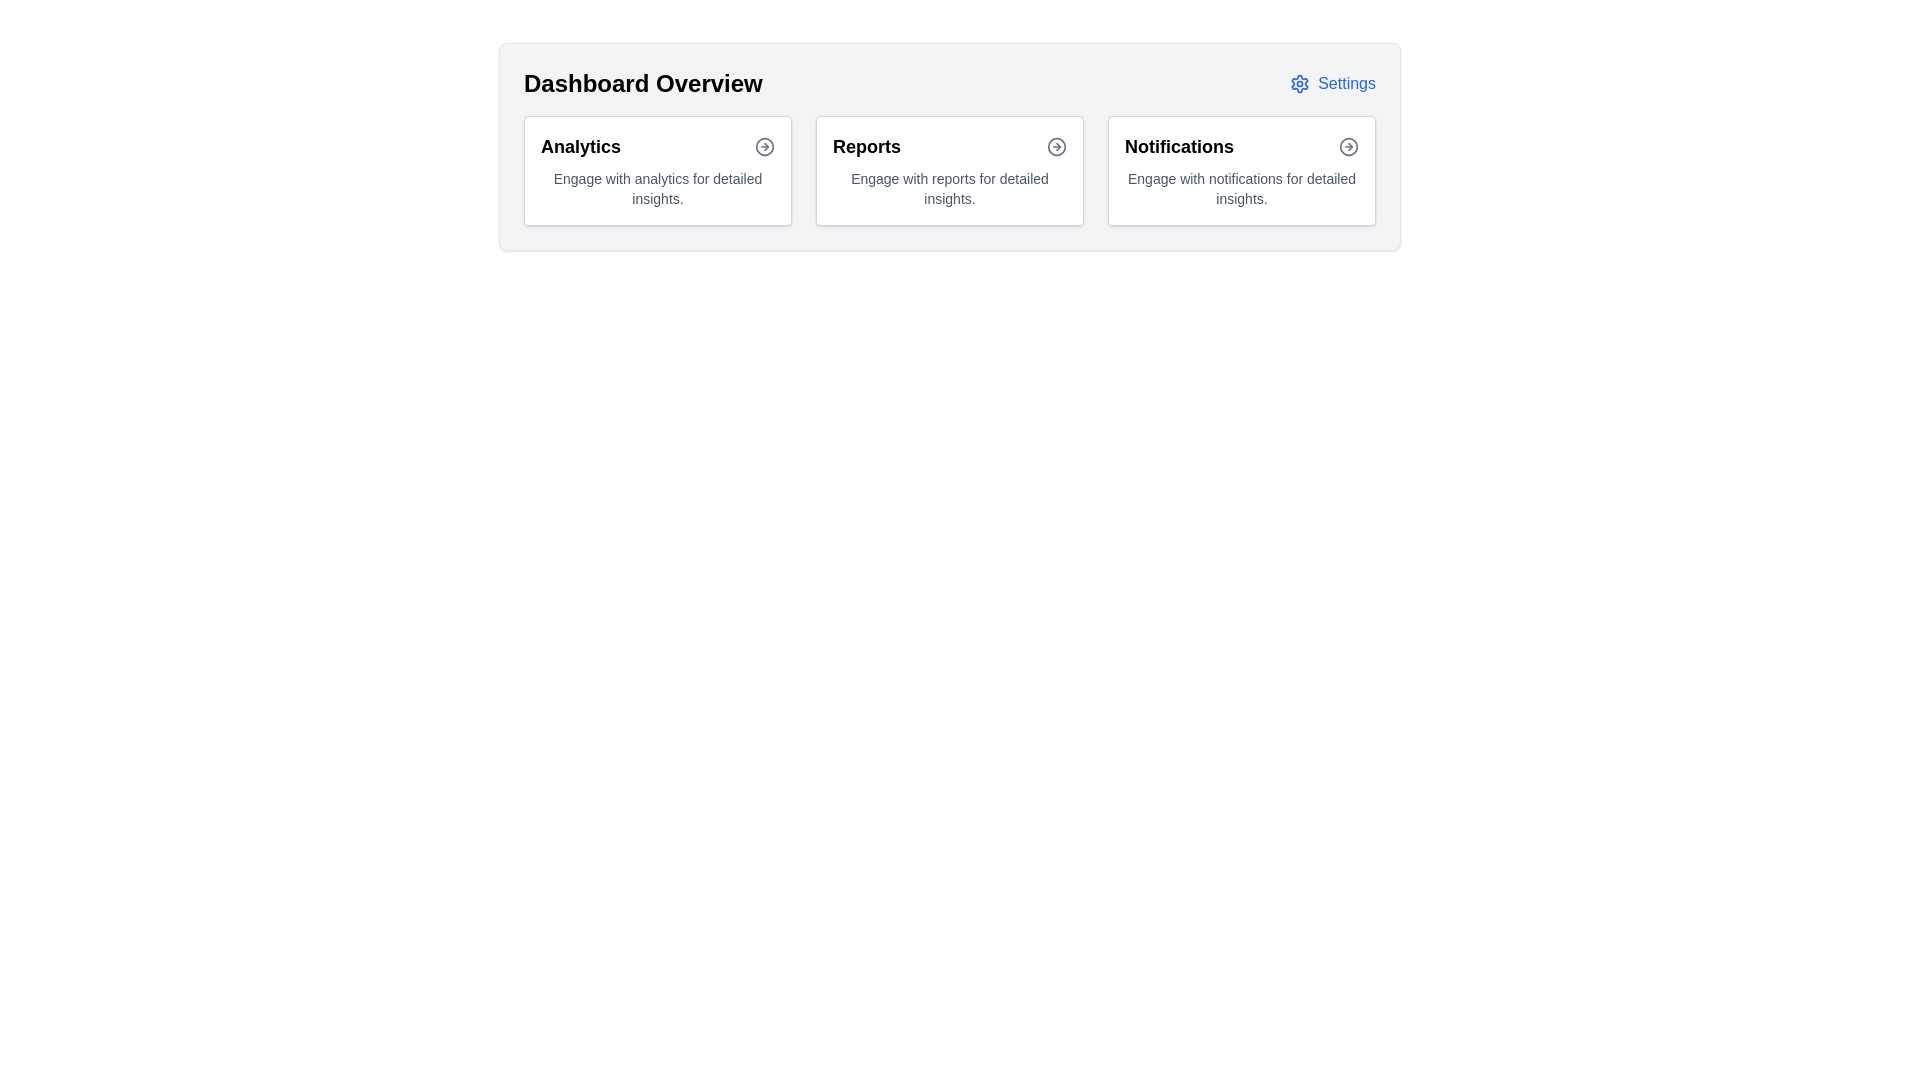 This screenshot has width=1920, height=1080. I want to click on the gear icon representing settings functionality located at the top right corner of the interface, adjacent to the text labeled 'Settings', so click(1300, 83).